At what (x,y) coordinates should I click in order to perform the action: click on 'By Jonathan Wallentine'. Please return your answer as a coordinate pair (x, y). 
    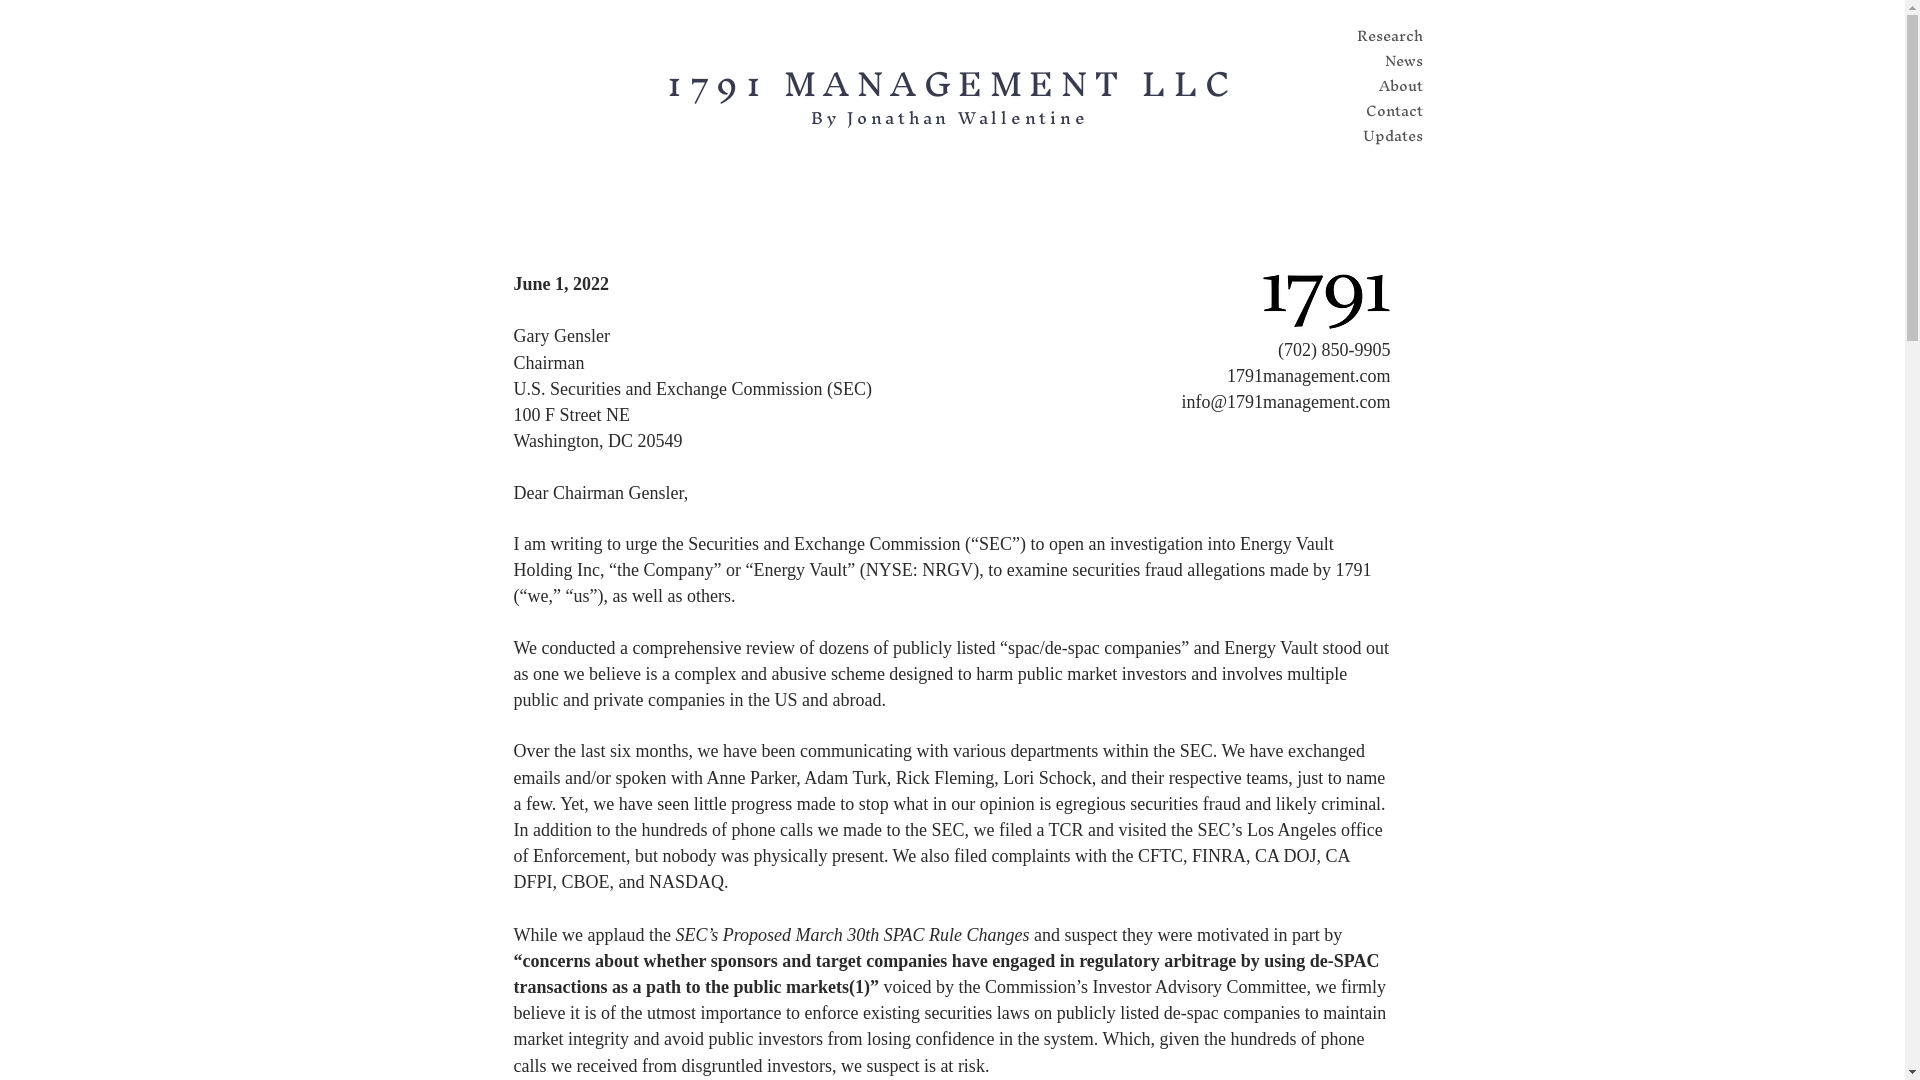
    Looking at the image, I should click on (949, 117).